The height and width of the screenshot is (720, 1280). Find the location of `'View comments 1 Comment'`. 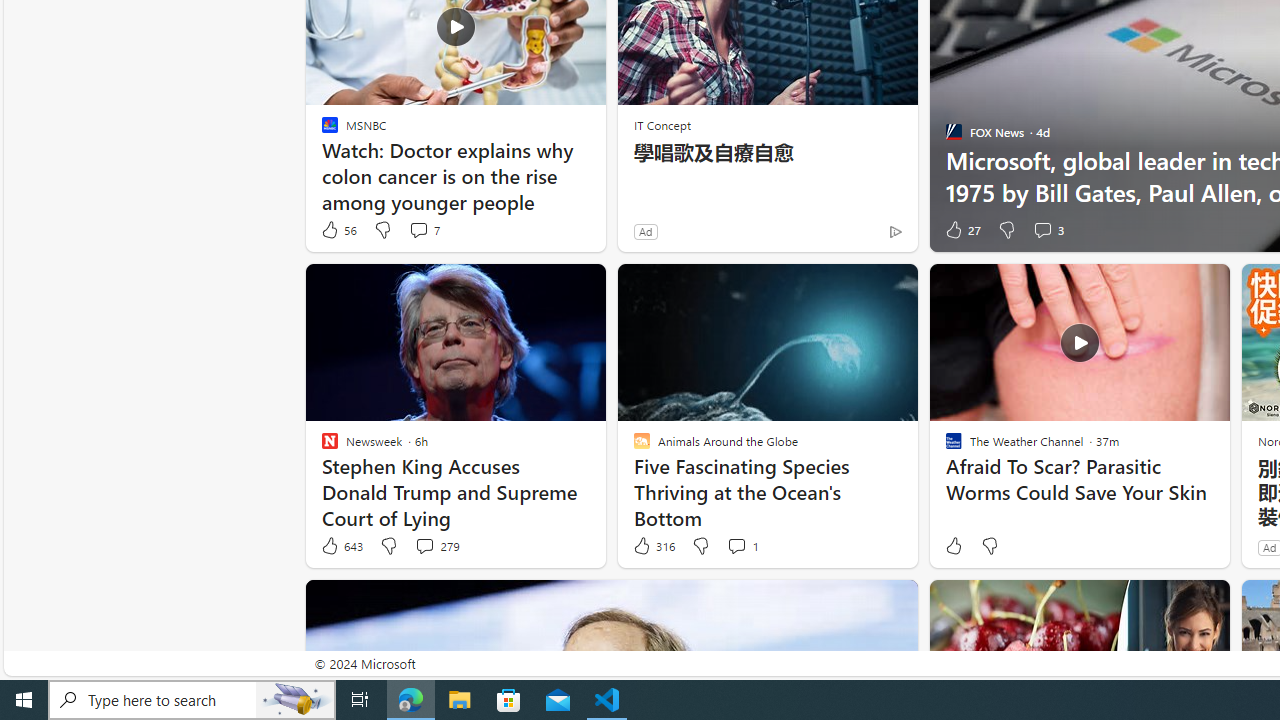

'View comments 1 Comment' is located at coordinates (741, 546).